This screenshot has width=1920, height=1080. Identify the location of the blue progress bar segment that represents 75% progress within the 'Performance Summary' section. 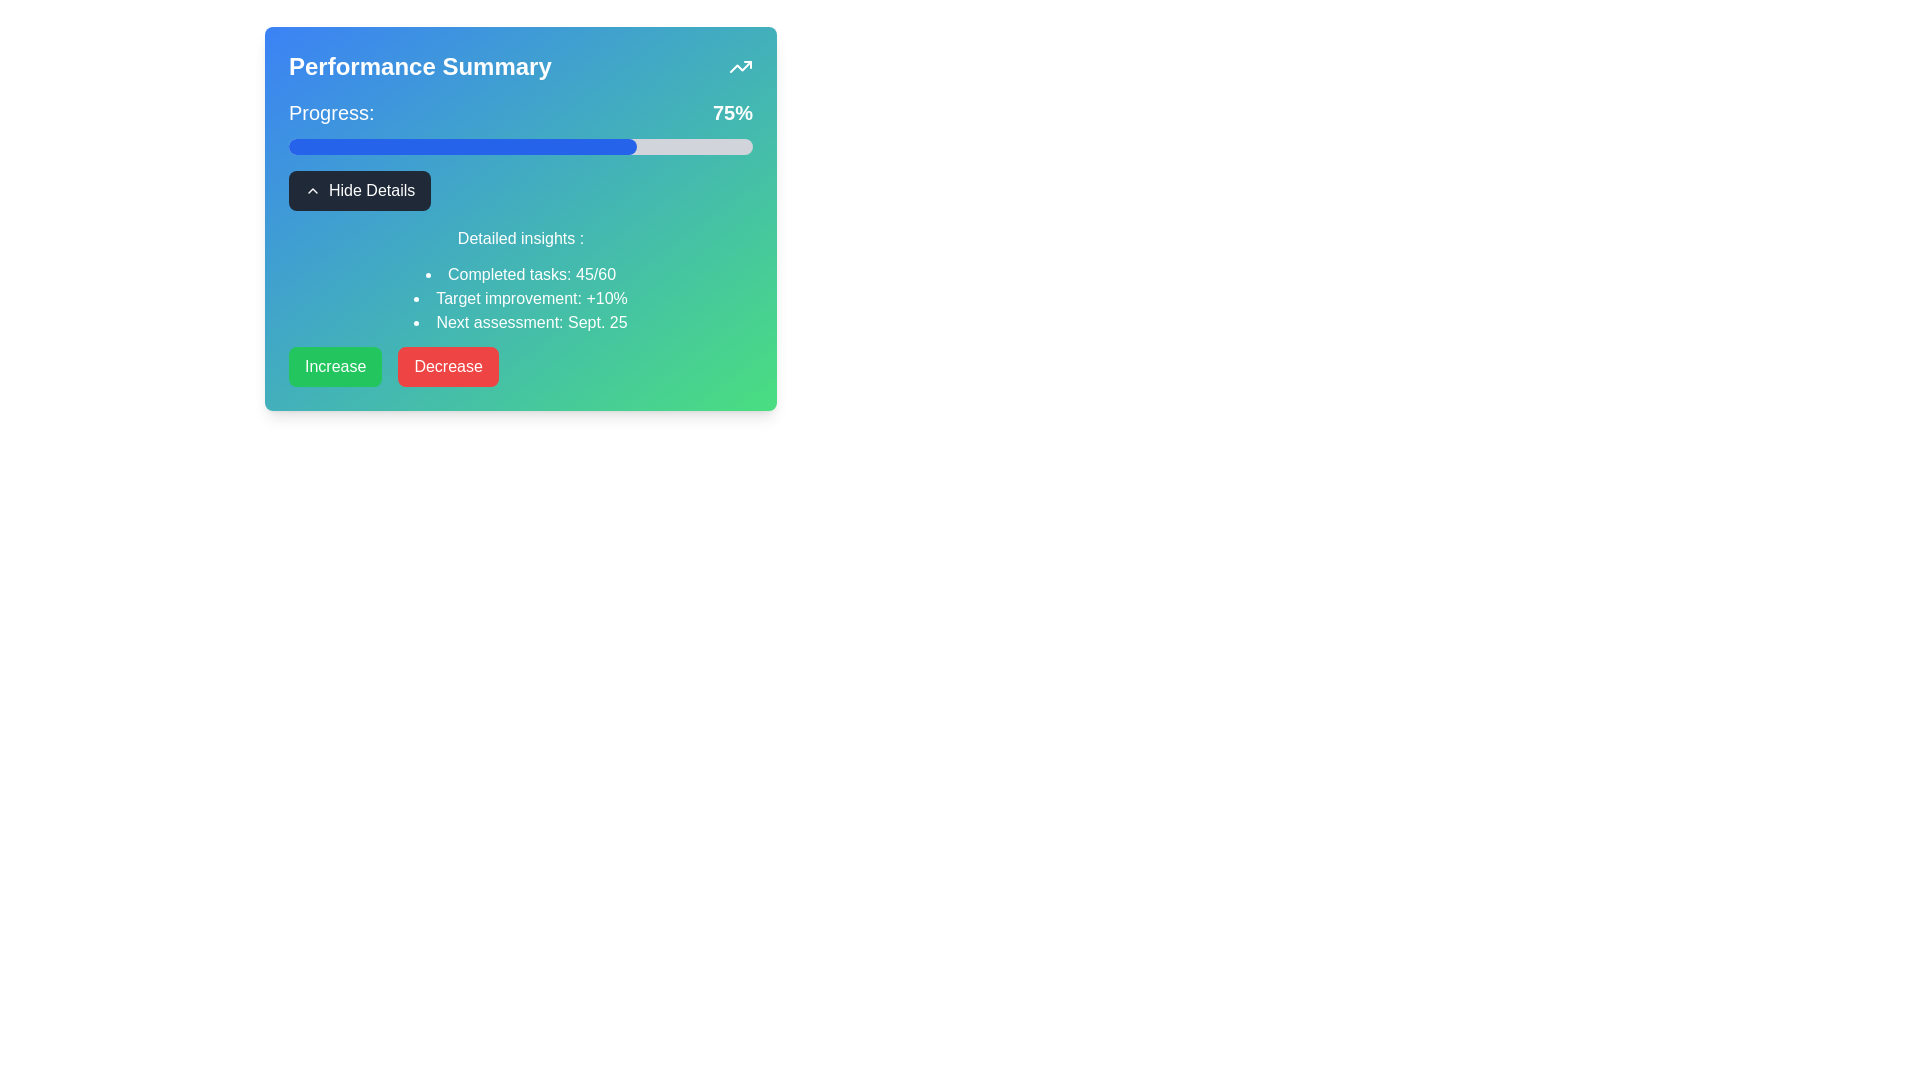
(461, 145).